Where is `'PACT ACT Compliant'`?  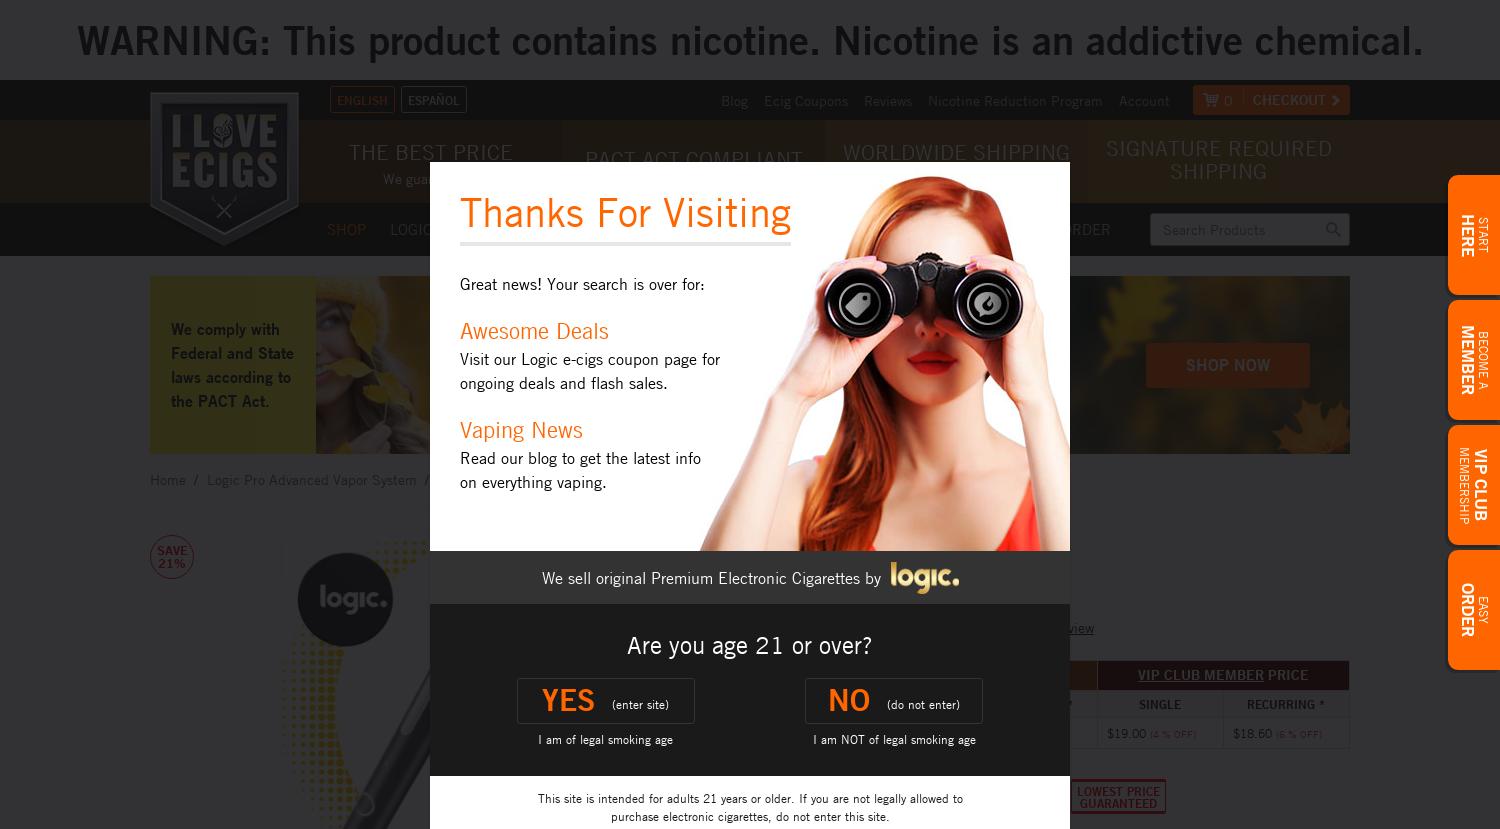 'PACT ACT Compliant' is located at coordinates (692, 159).